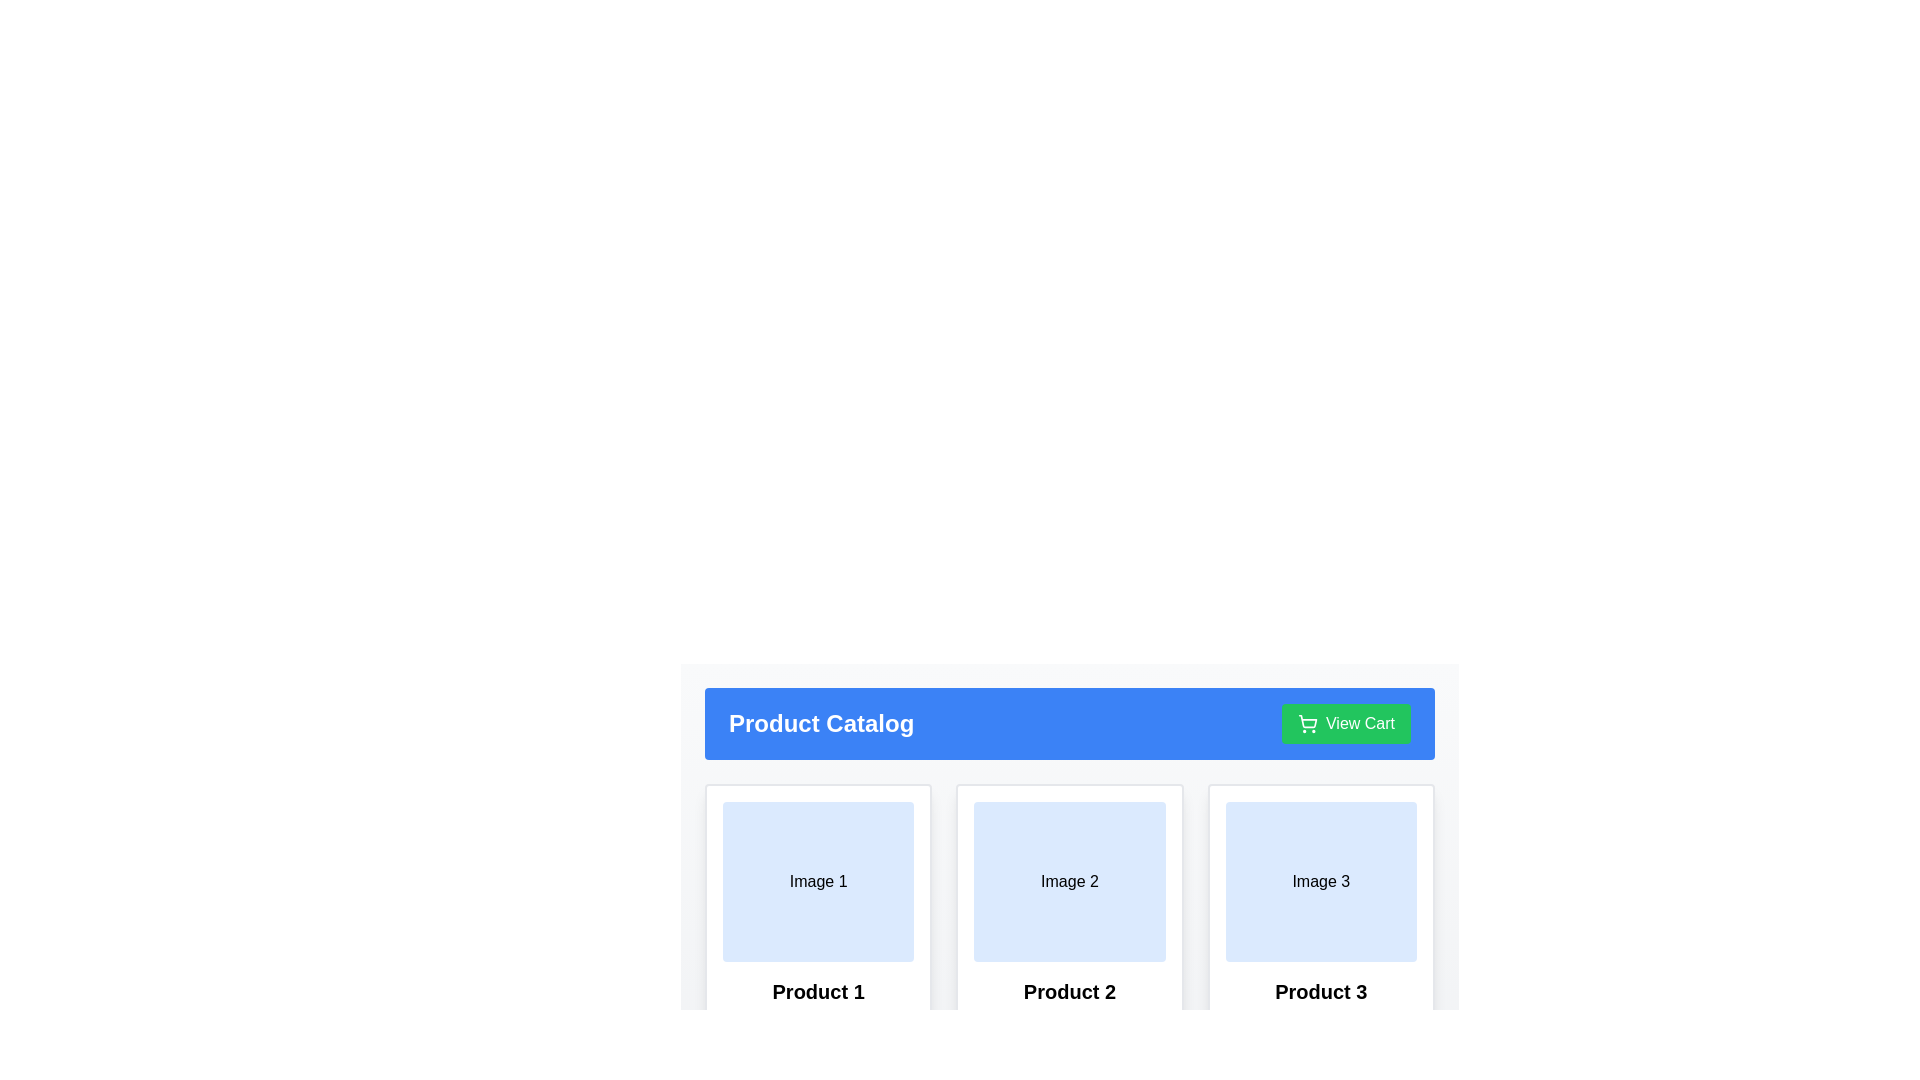 This screenshot has height=1080, width=1920. I want to click on the text label displaying 'Image 1' which is centered in the first product card with a light blue background, so click(818, 881).